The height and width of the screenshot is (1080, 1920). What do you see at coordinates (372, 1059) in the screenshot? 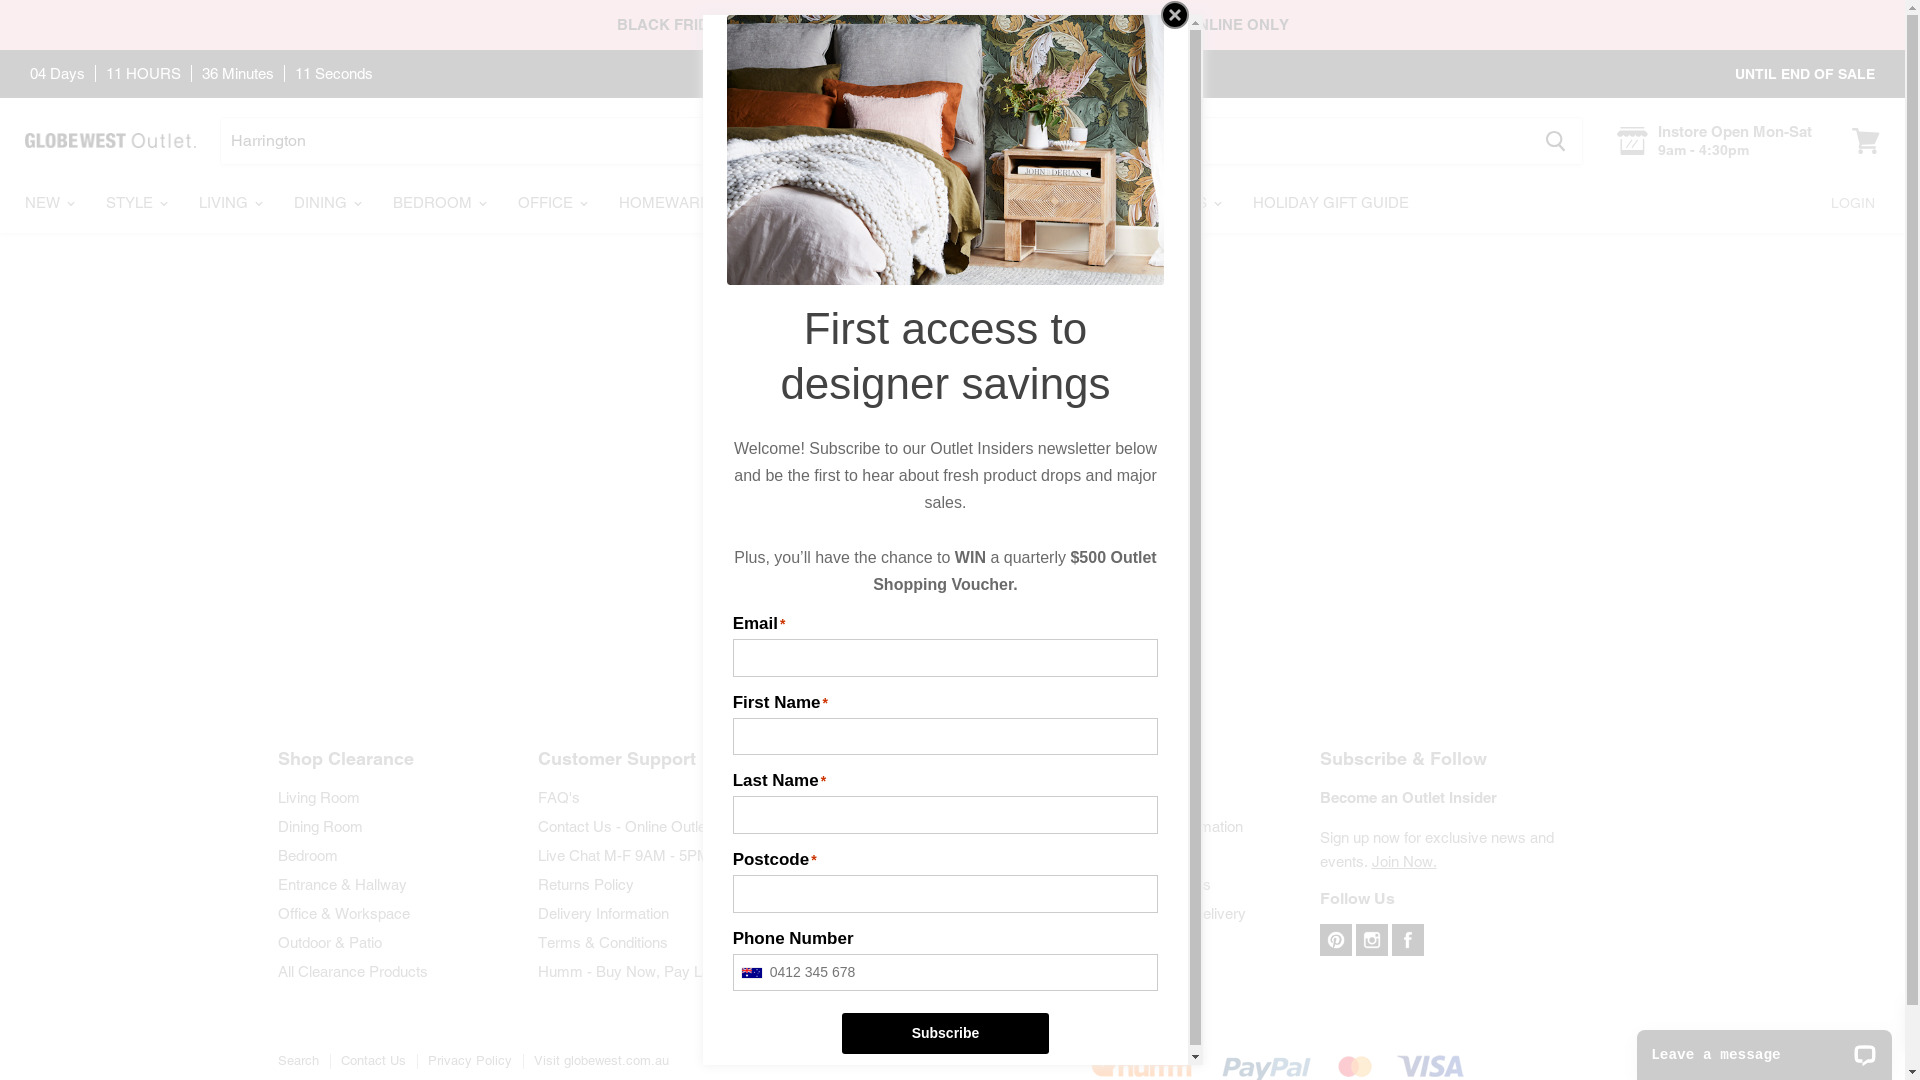
I see `'Contact Us'` at bounding box center [372, 1059].